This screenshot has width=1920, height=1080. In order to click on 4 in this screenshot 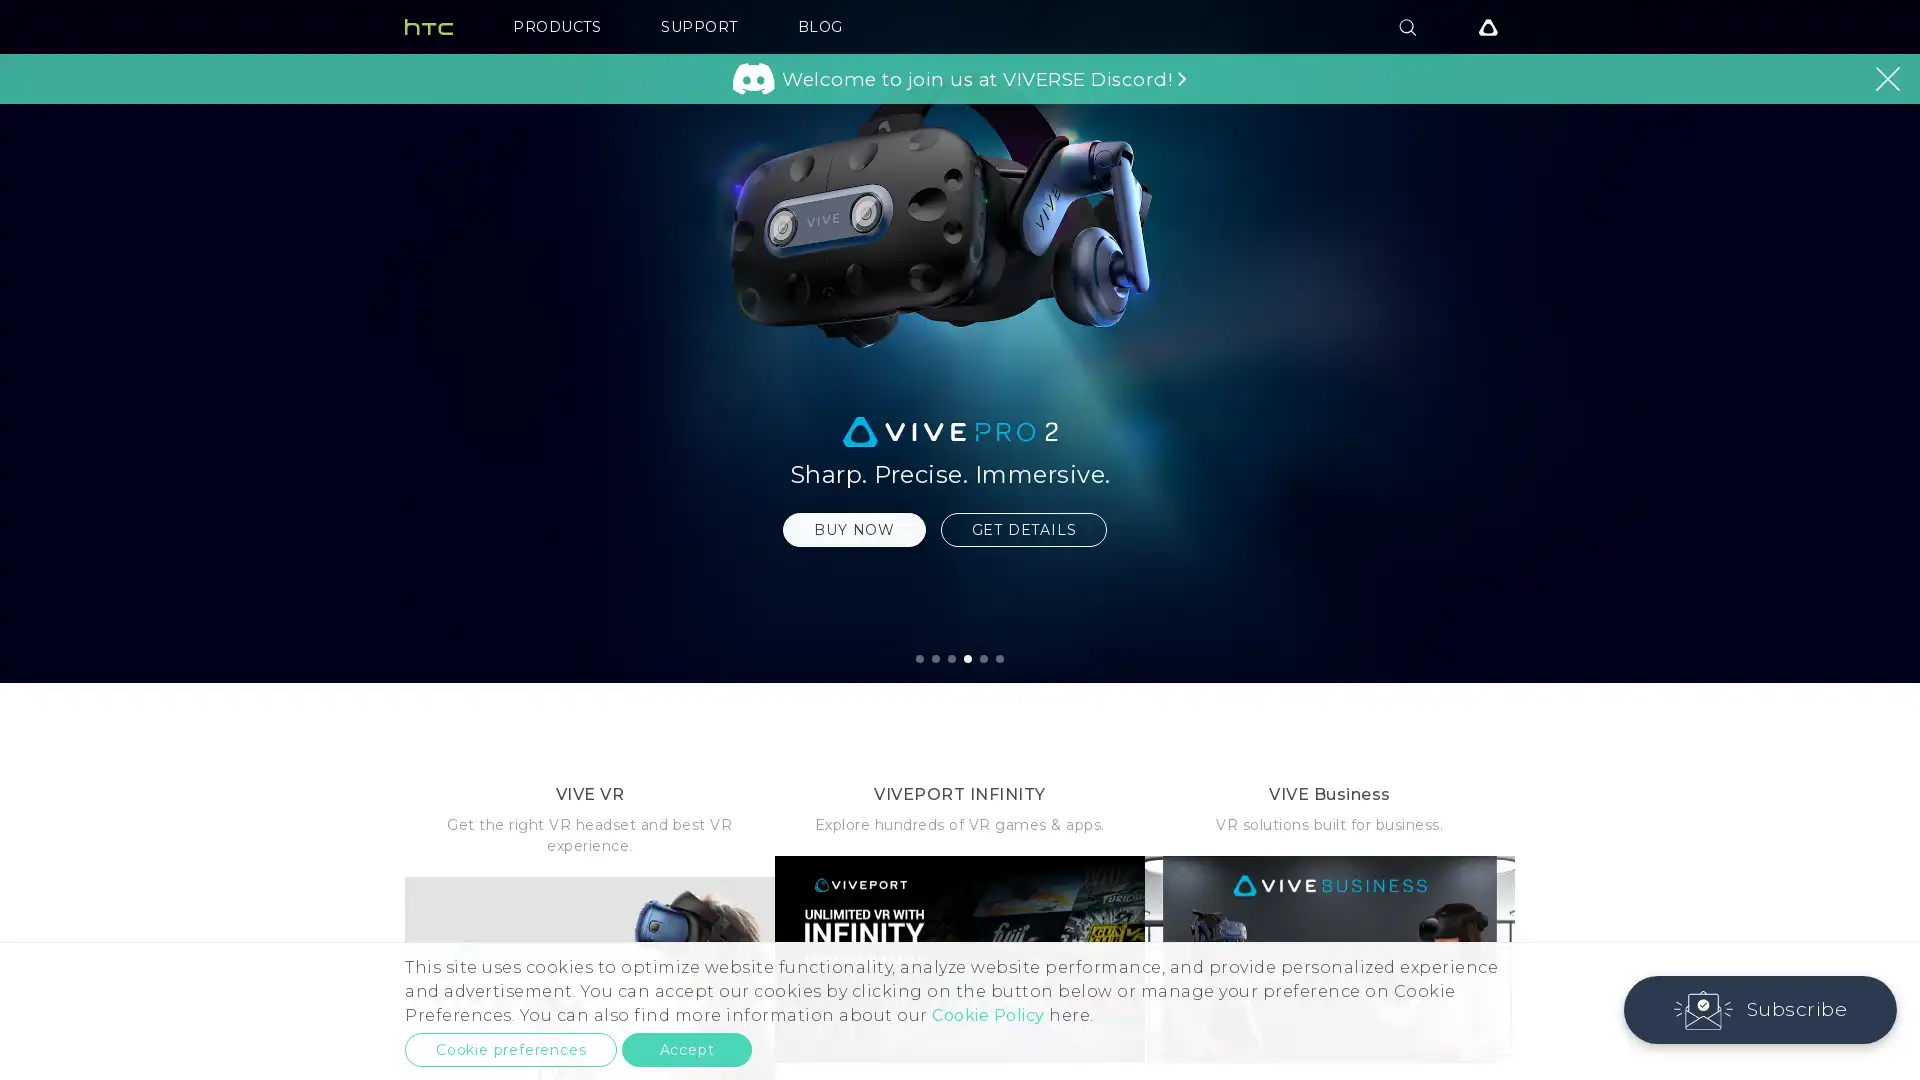, I will do `click(968, 659)`.